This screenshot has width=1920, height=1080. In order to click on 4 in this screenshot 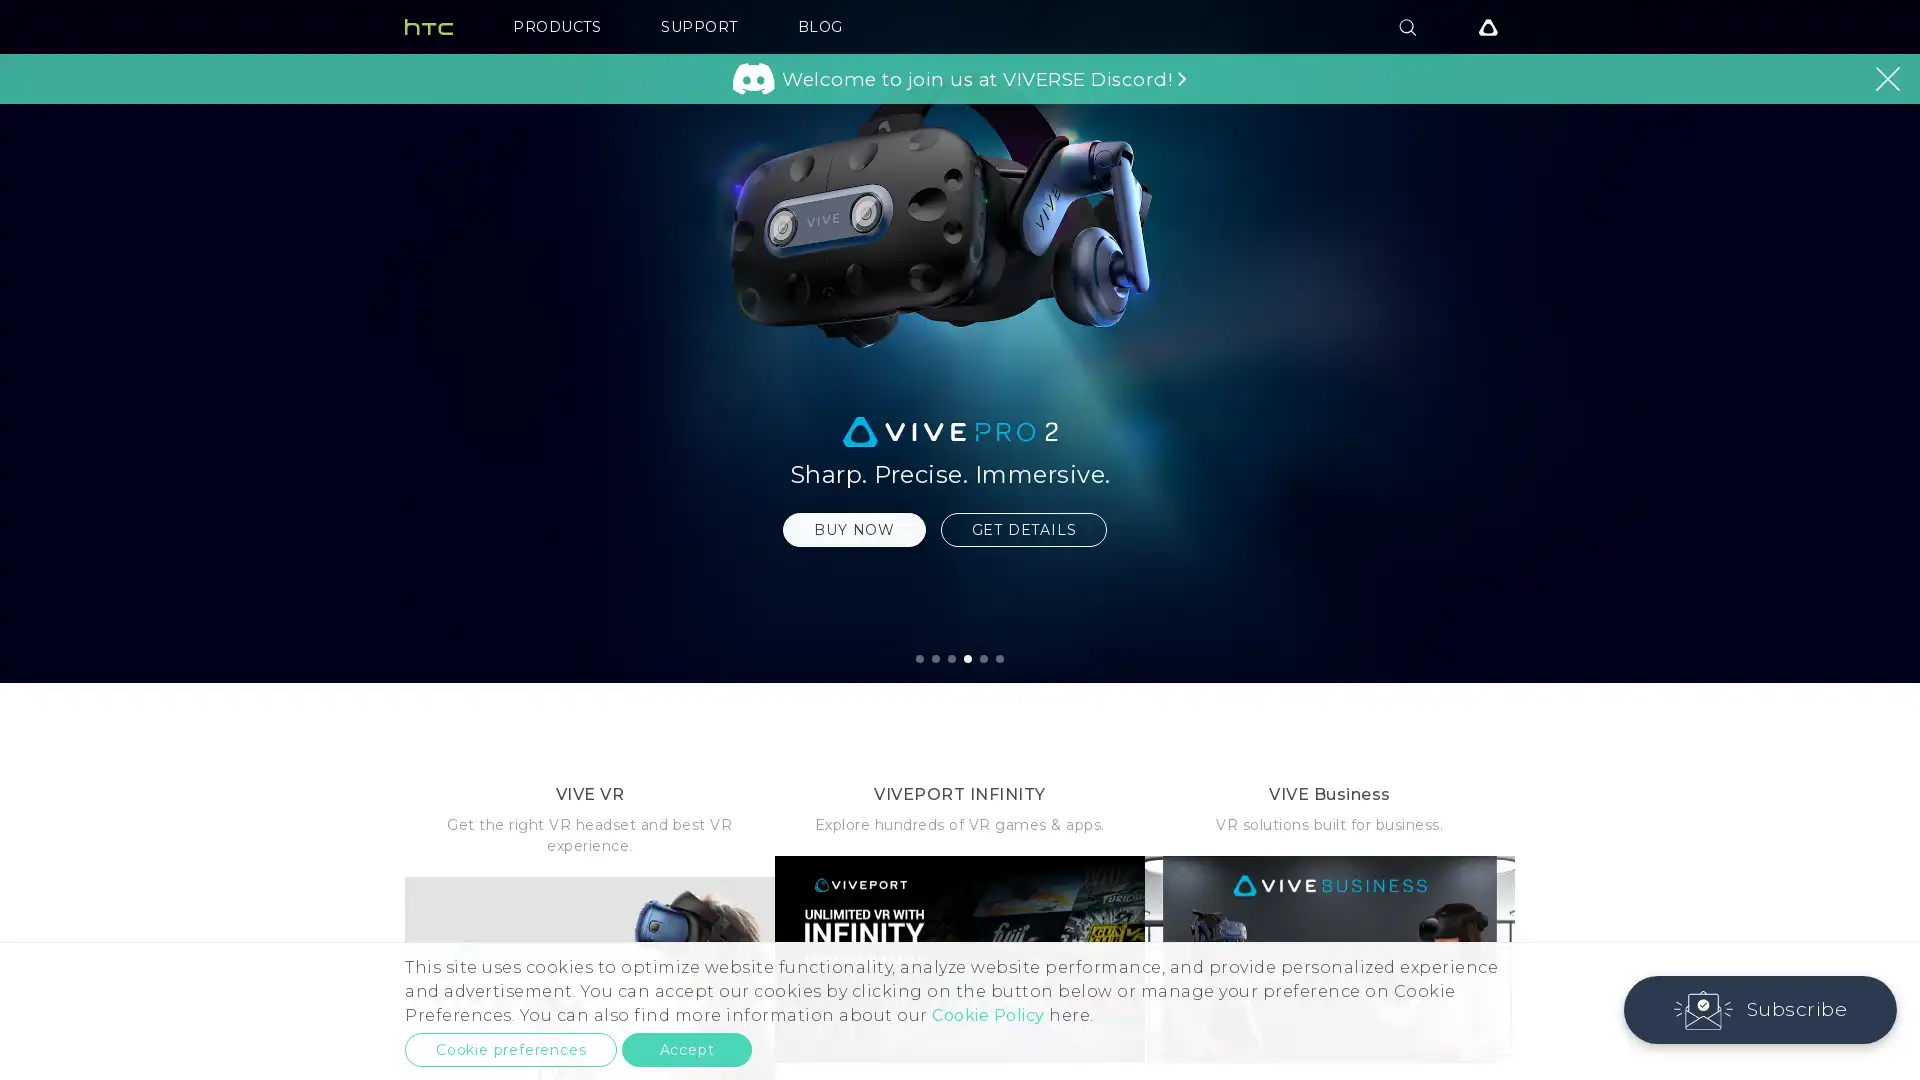, I will do `click(968, 659)`.